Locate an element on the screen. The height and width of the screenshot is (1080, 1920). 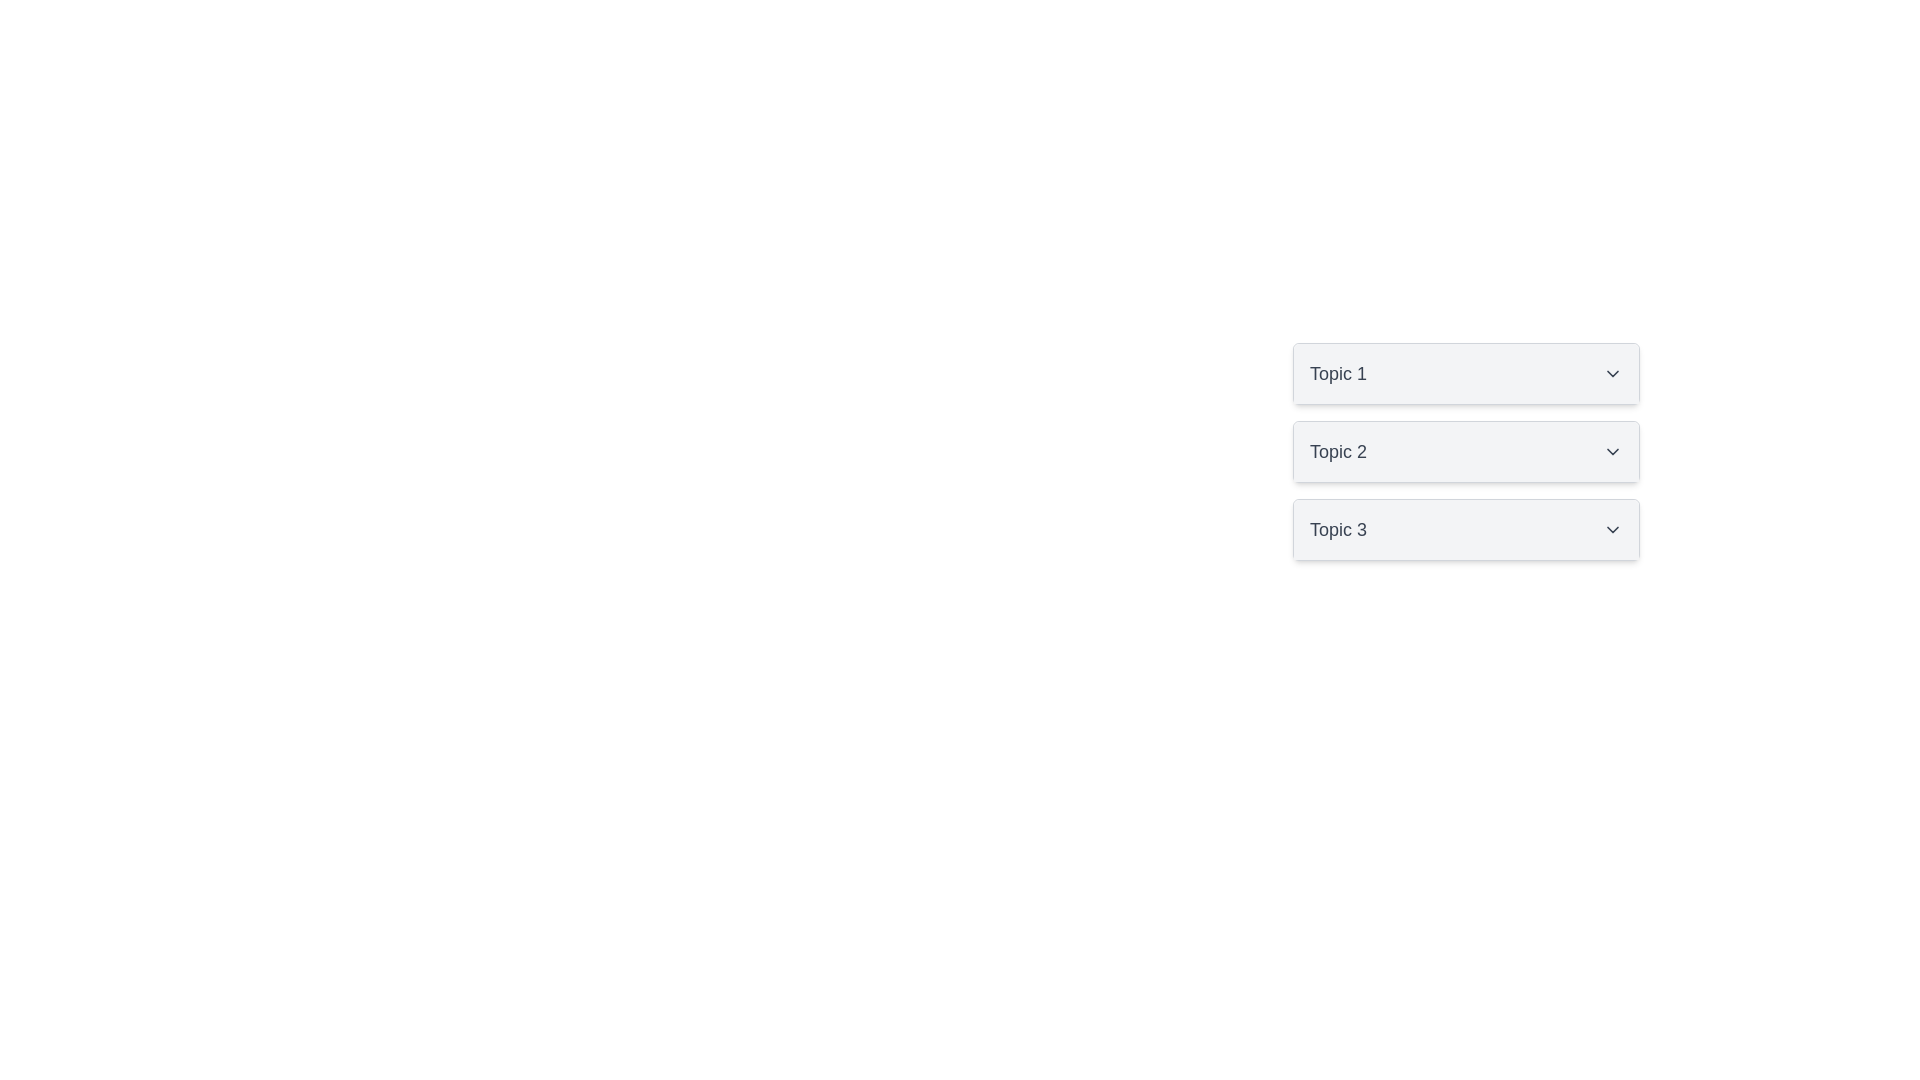
the third button labeled 'Topic 3' is located at coordinates (1466, 528).